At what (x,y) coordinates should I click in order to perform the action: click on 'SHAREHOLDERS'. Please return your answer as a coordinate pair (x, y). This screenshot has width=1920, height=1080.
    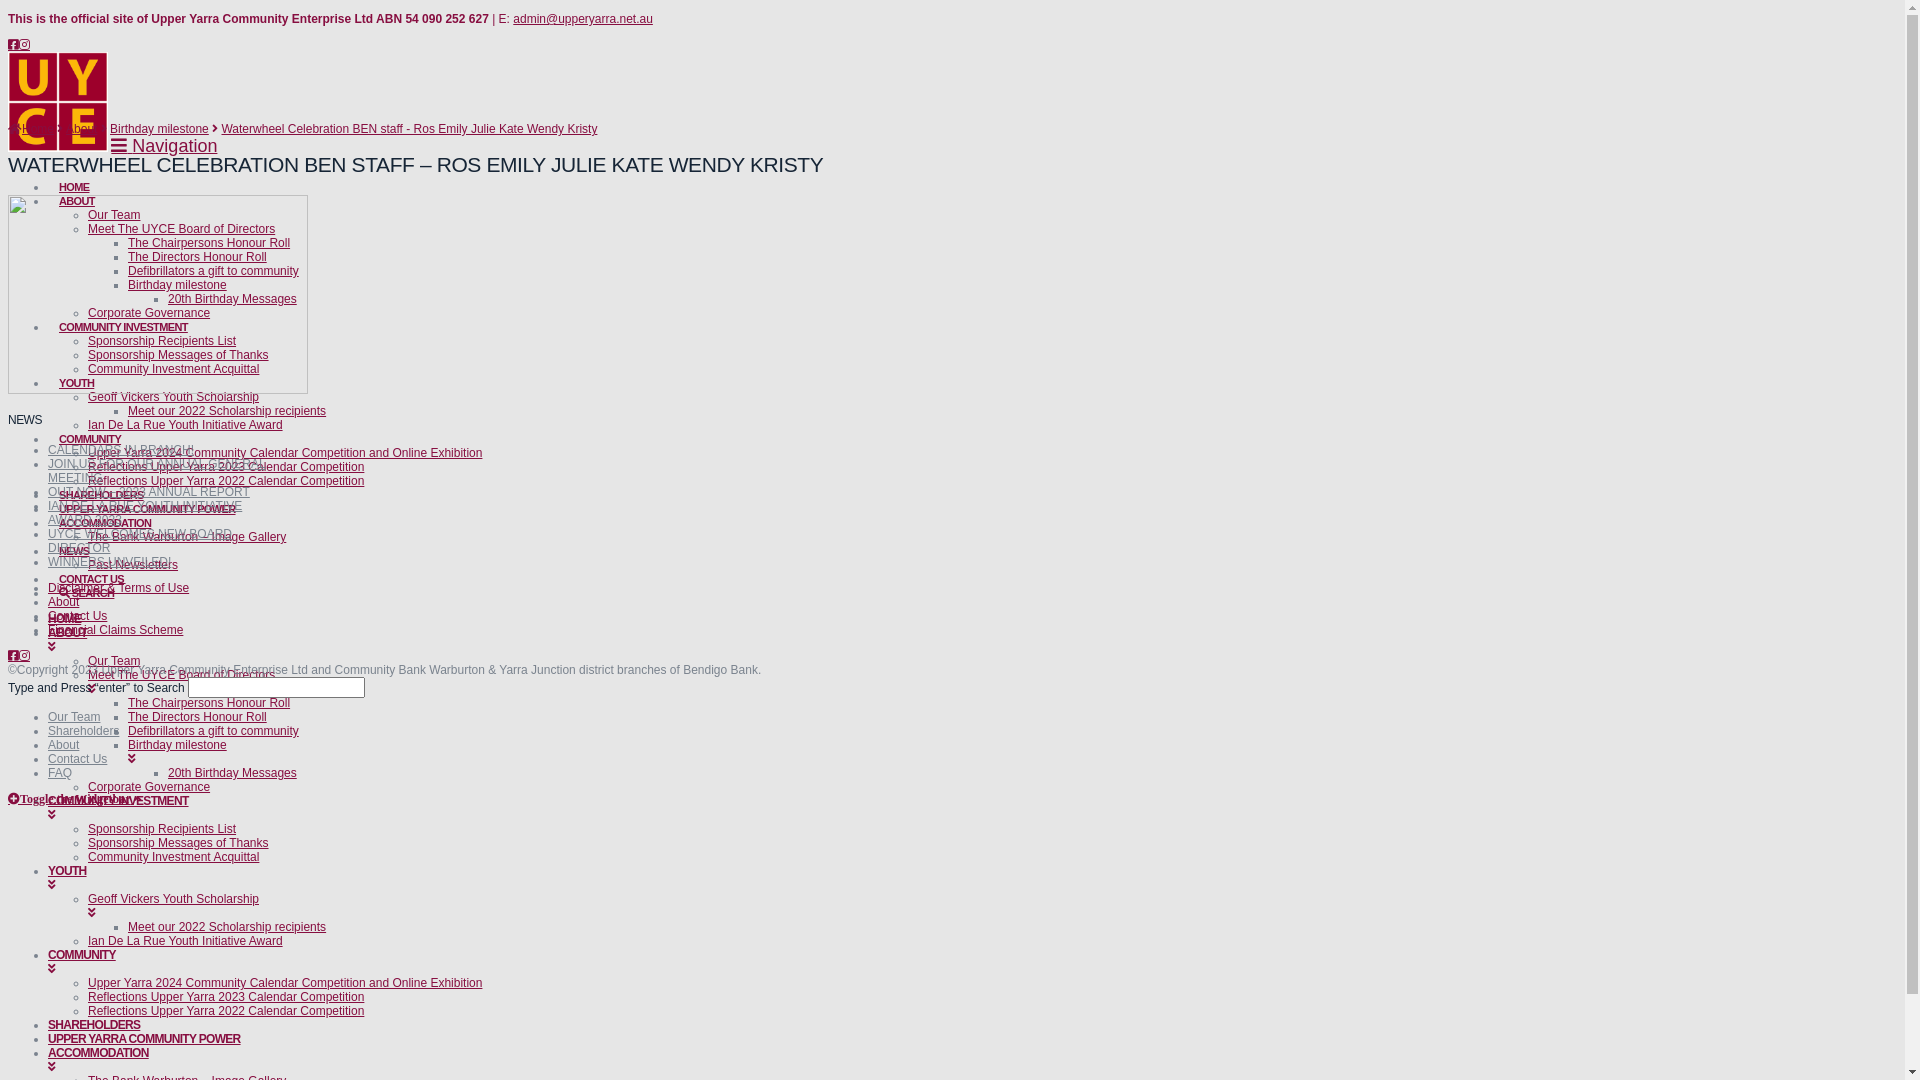
    Looking at the image, I should click on (100, 489).